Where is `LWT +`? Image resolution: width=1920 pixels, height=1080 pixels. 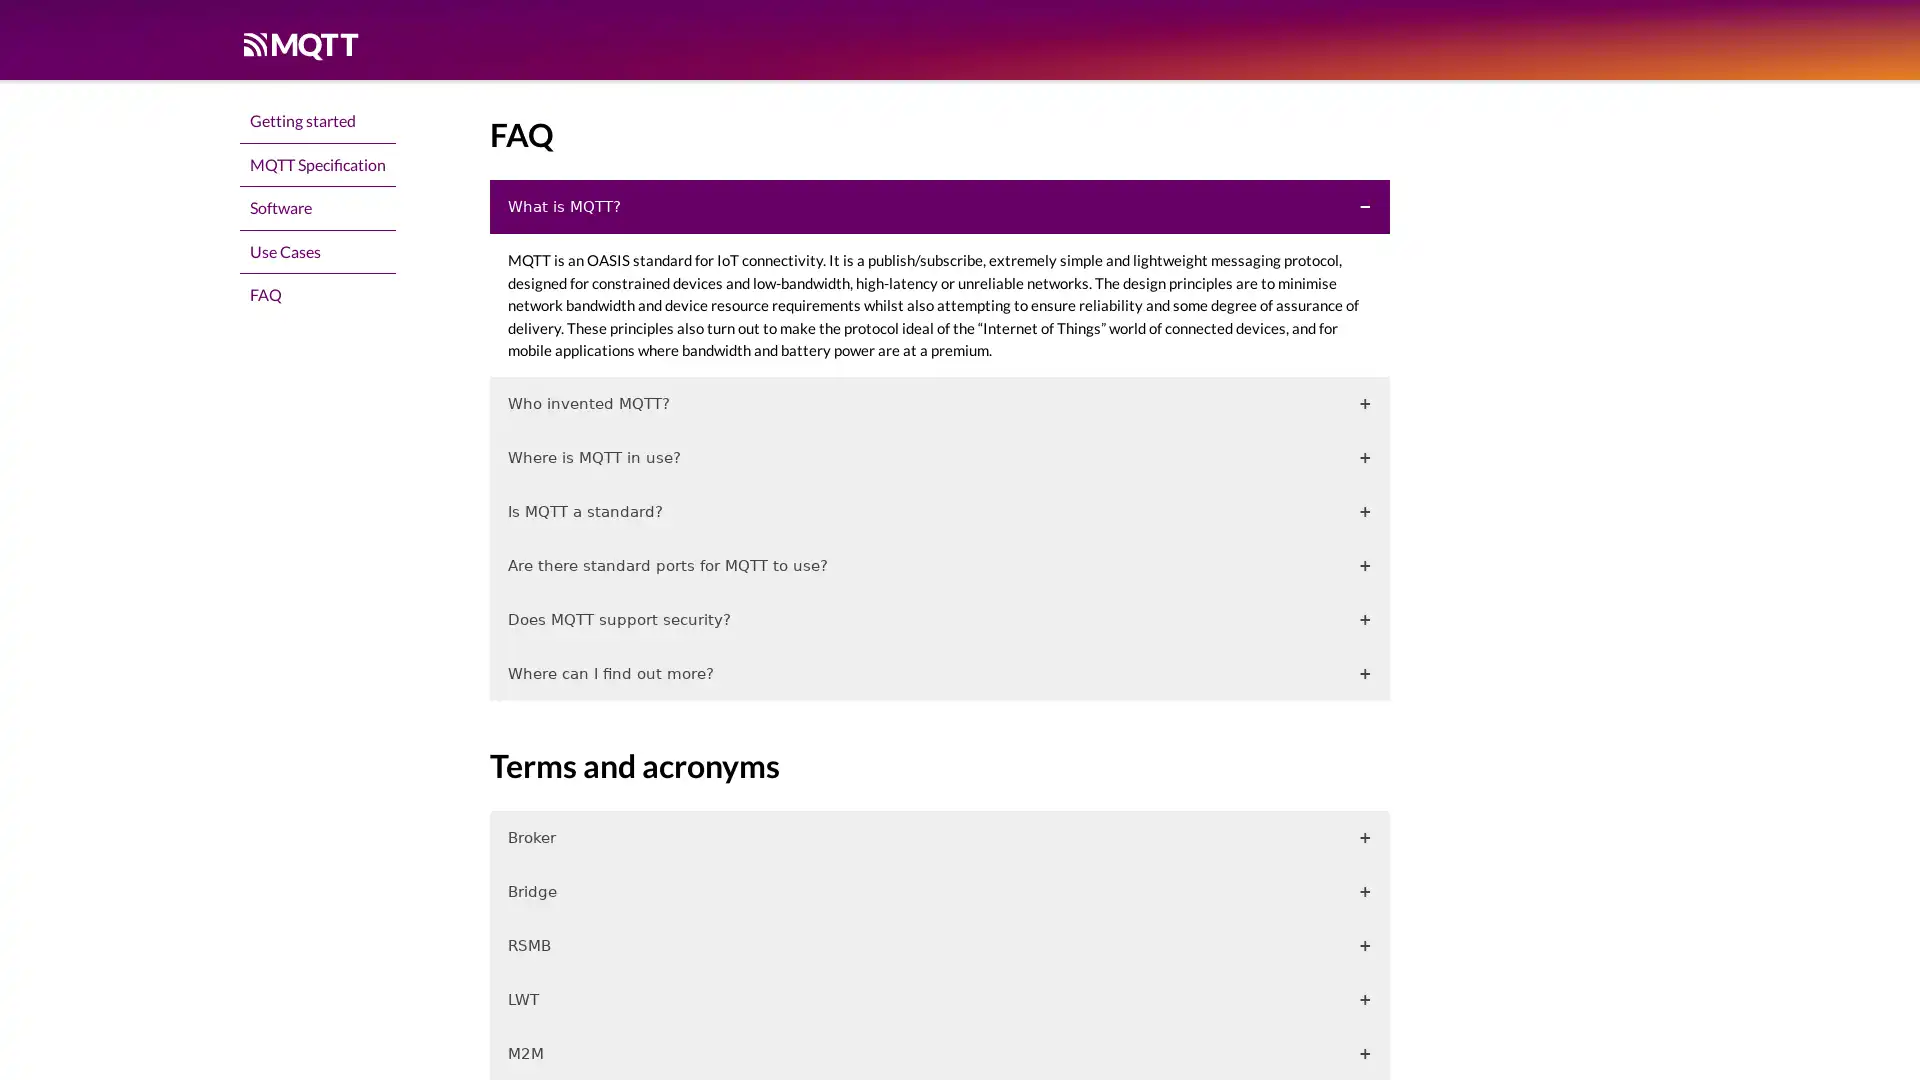 LWT + is located at coordinates (939, 999).